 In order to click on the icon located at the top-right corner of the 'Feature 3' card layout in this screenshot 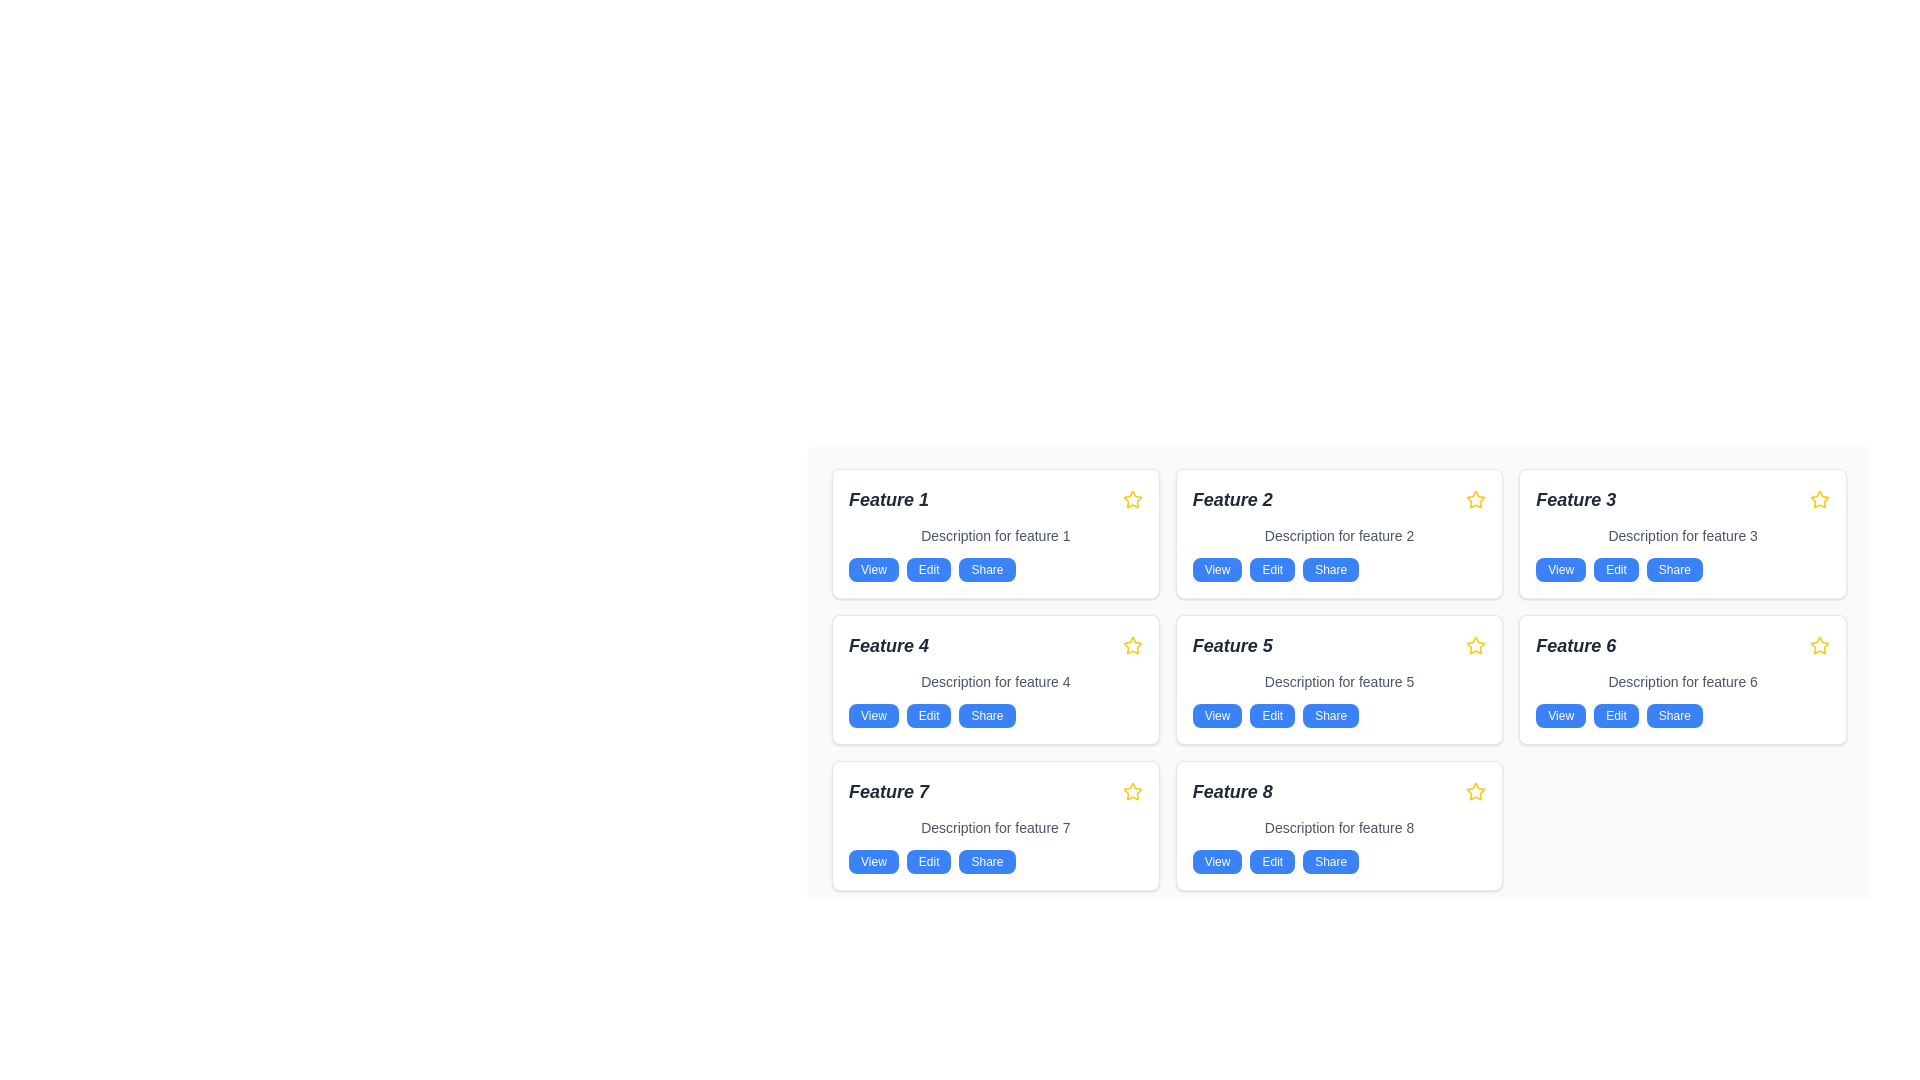, I will do `click(1819, 499)`.